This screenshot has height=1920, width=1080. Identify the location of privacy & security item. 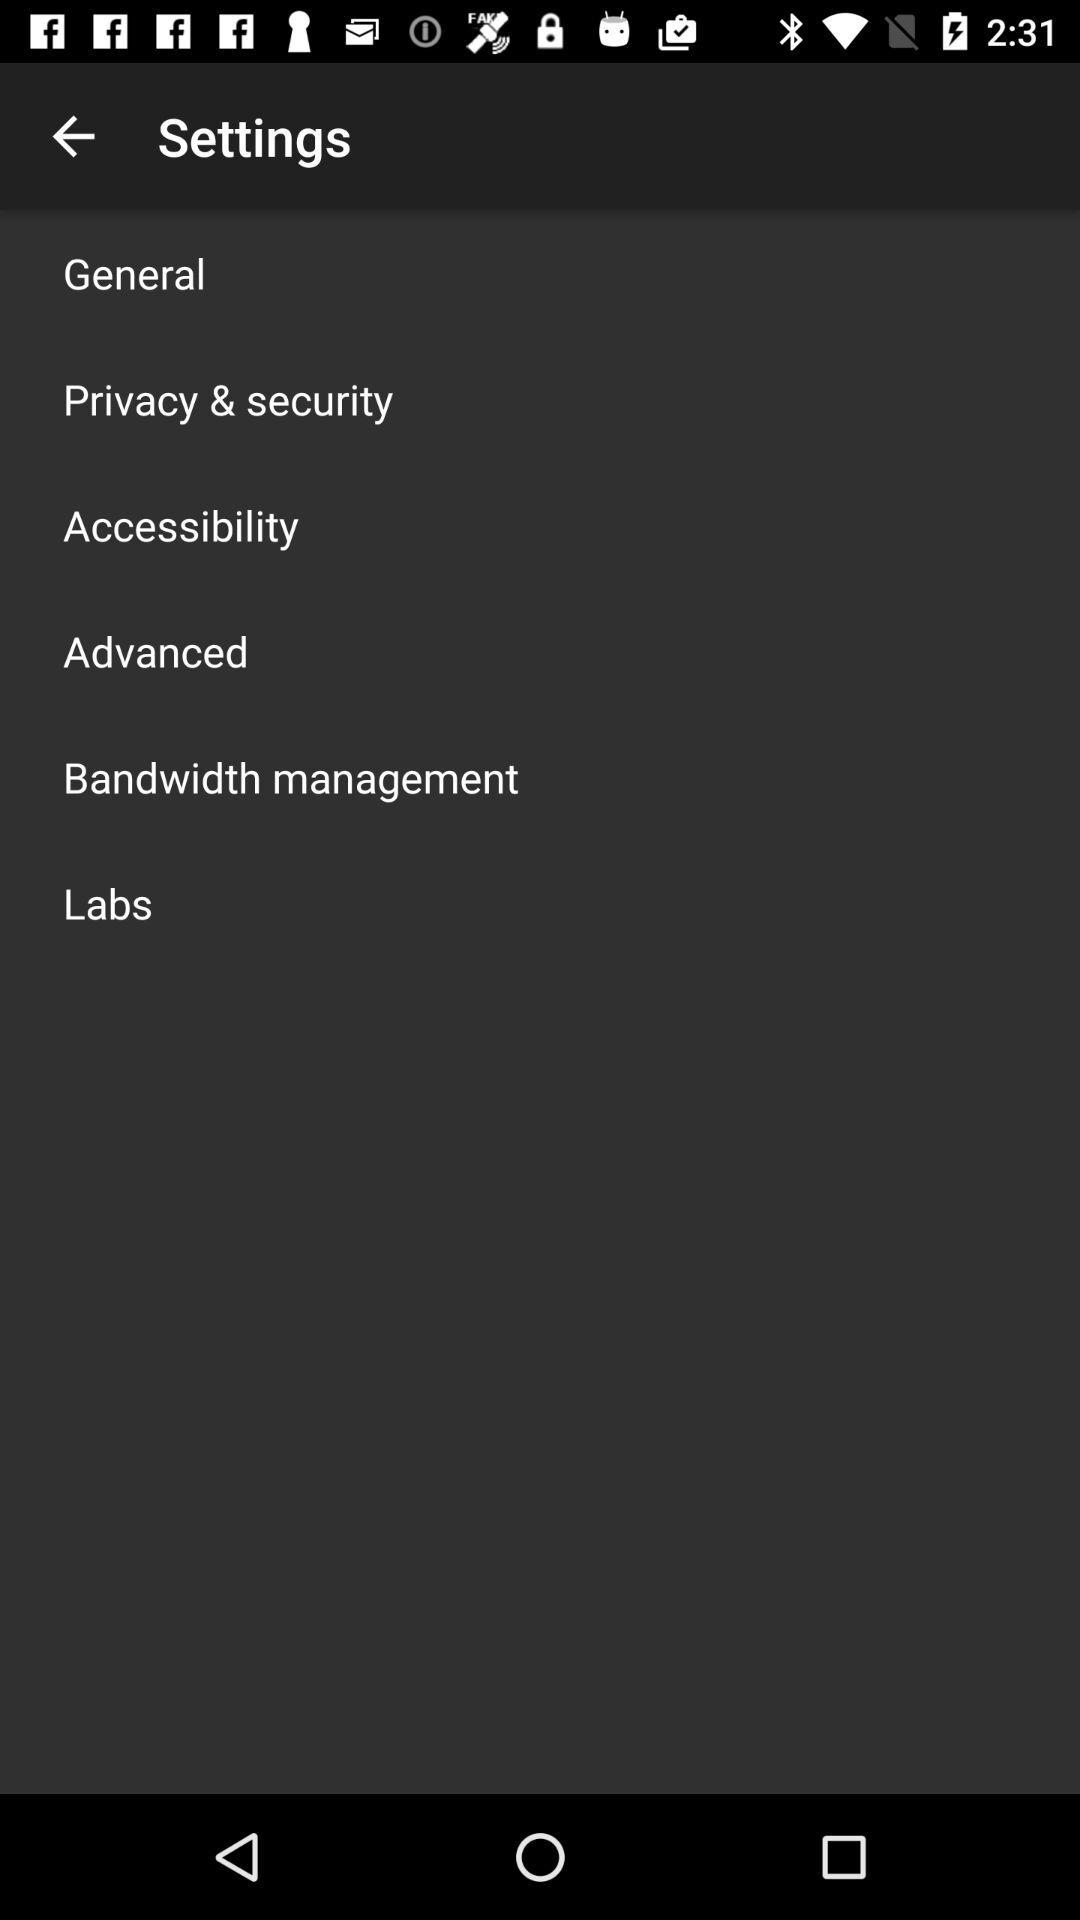
(227, 398).